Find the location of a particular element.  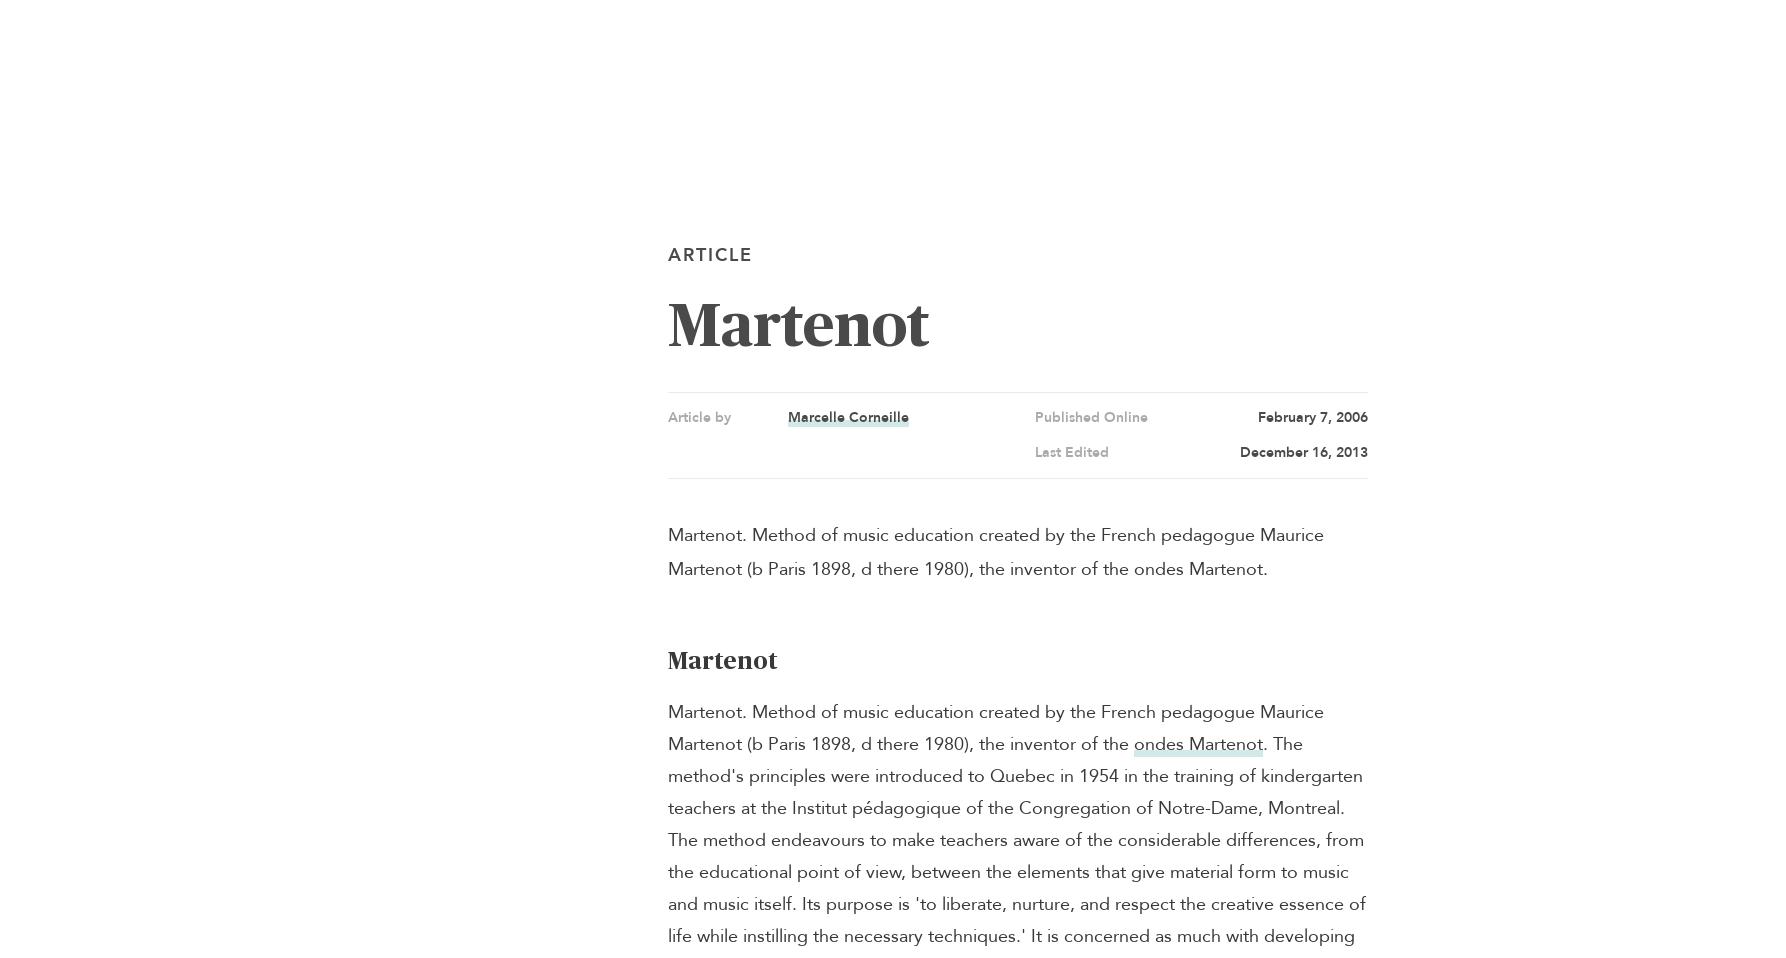

'Resources' is located at coordinates (11, 229).